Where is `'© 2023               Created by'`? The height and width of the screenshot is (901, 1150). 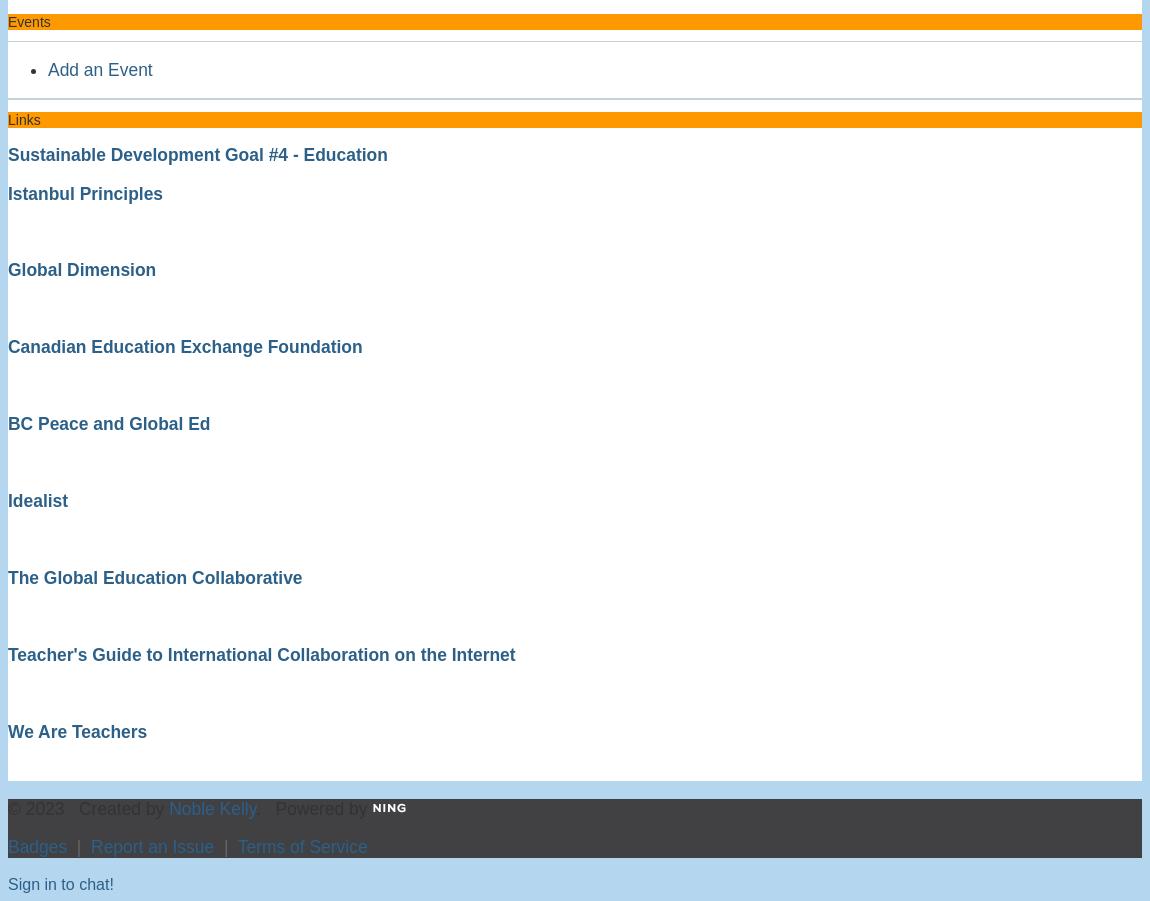
'© 2023               Created by' is located at coordinates (87, 807).